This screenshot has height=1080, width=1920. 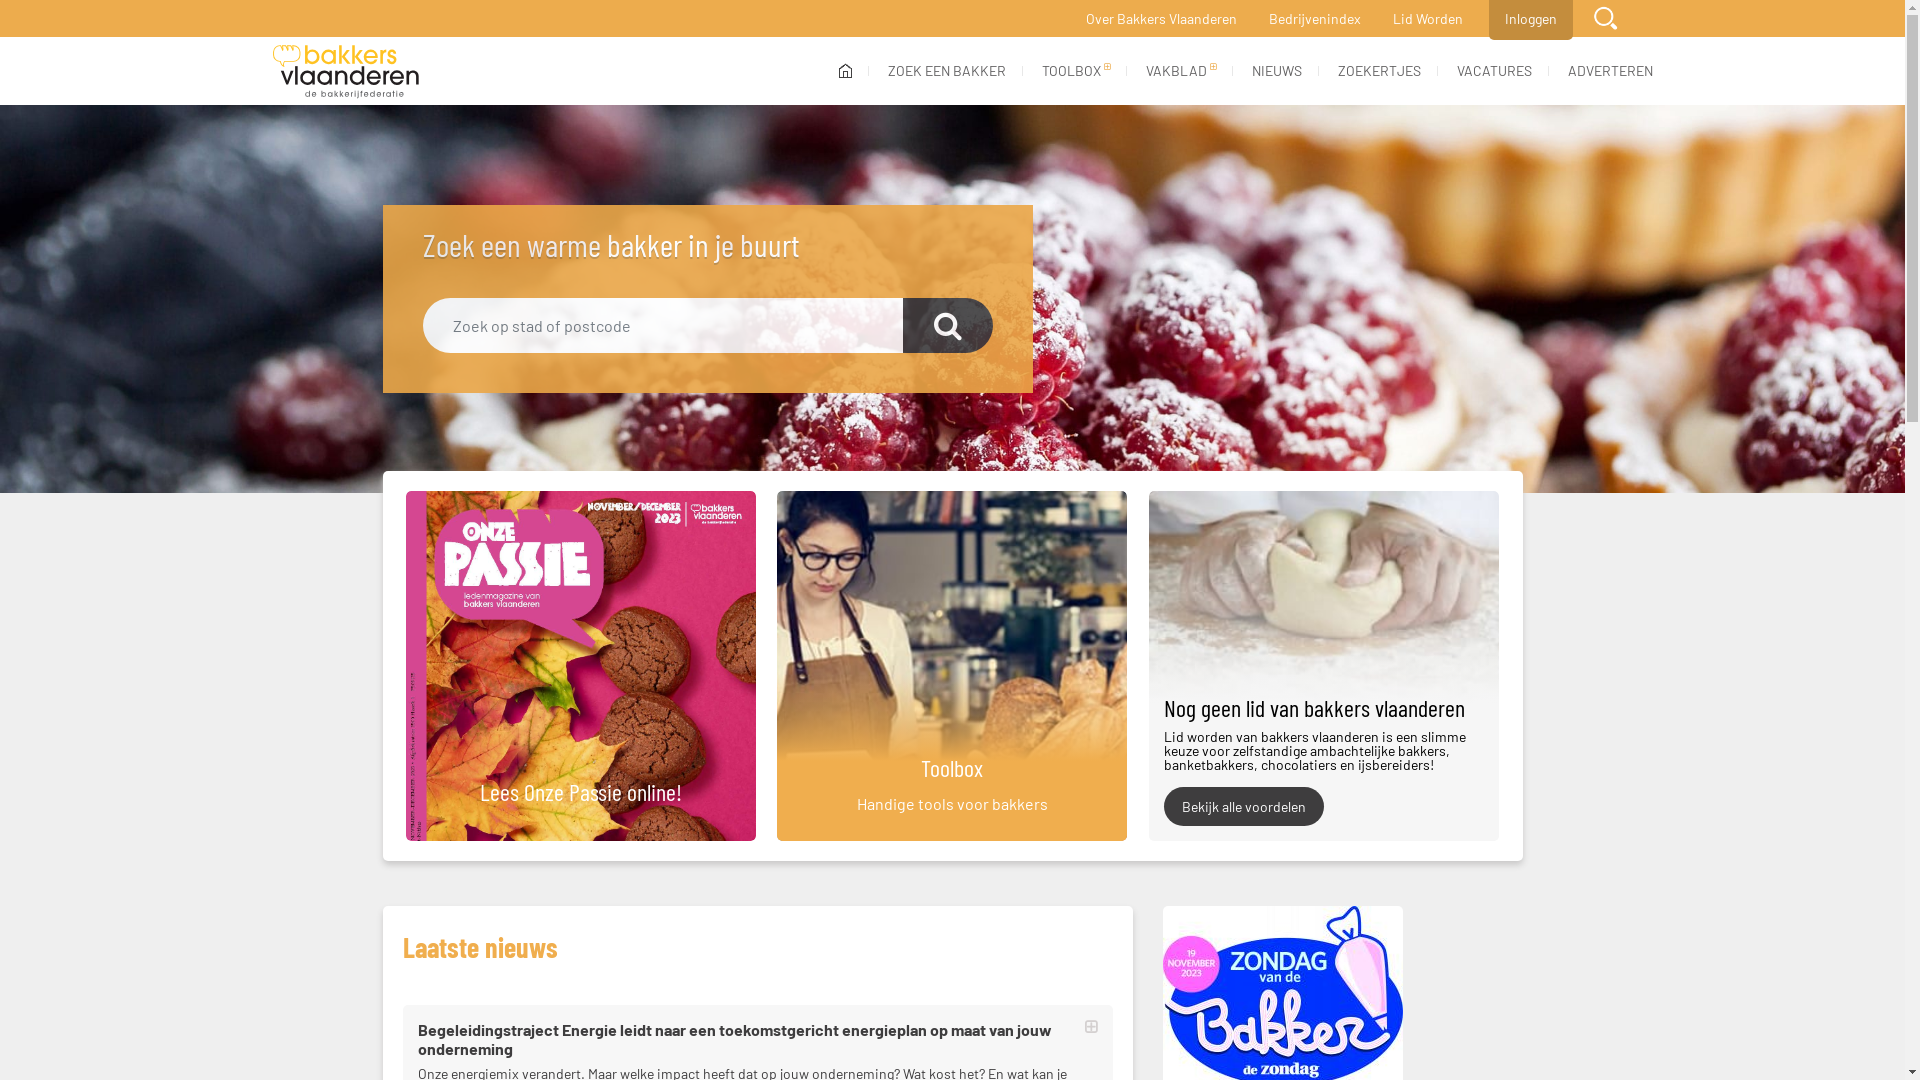 What do you see at coordinates (572, 666) in the screenshot?
I see `'Lees Onze Passie online!'` at bounding box center [572, 666].